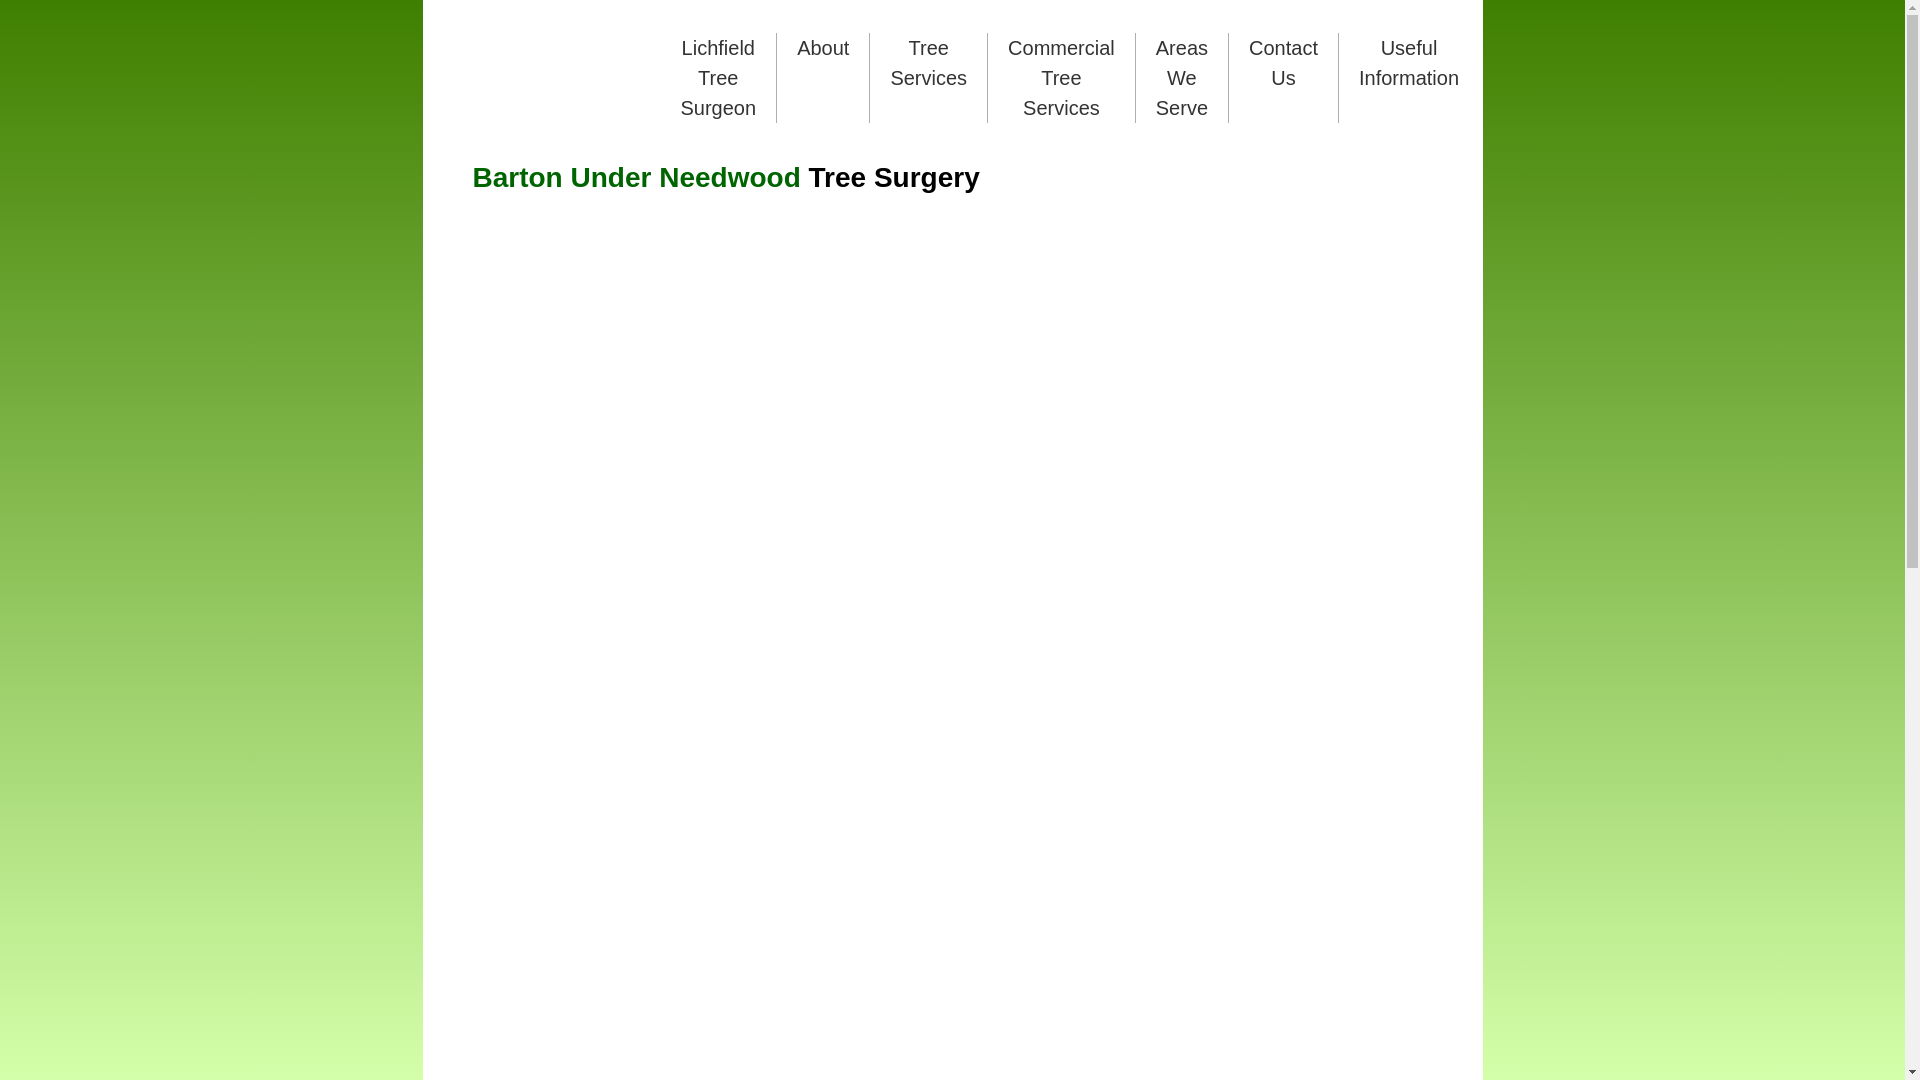 The height and width of the screenshot is (1080, 1920). What do you see at coordinates (927, 61) in the screenshot?
I see `'Tree Services'` at bounding box center [927, 61].